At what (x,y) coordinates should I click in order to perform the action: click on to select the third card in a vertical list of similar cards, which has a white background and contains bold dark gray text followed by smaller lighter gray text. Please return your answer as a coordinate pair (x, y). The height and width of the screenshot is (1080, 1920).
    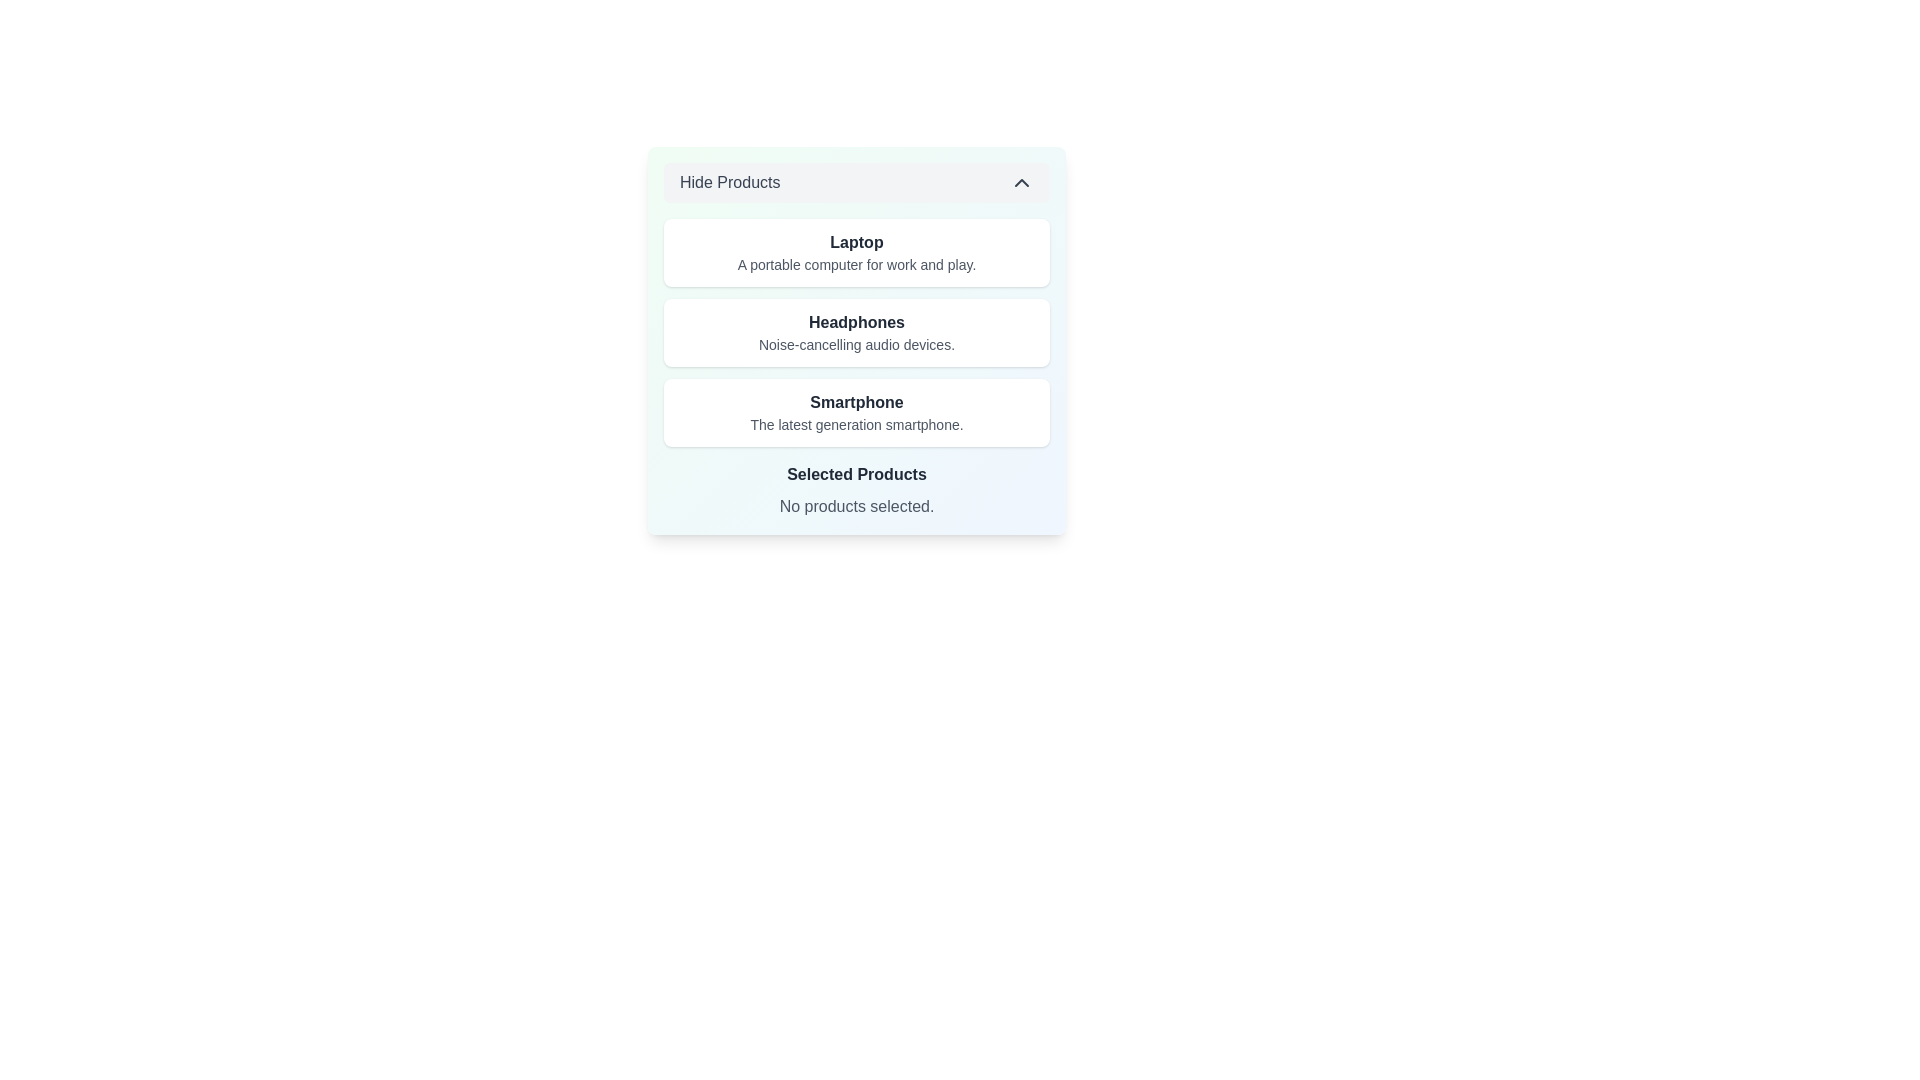
    Looking at the image, I should click on (857, 411).